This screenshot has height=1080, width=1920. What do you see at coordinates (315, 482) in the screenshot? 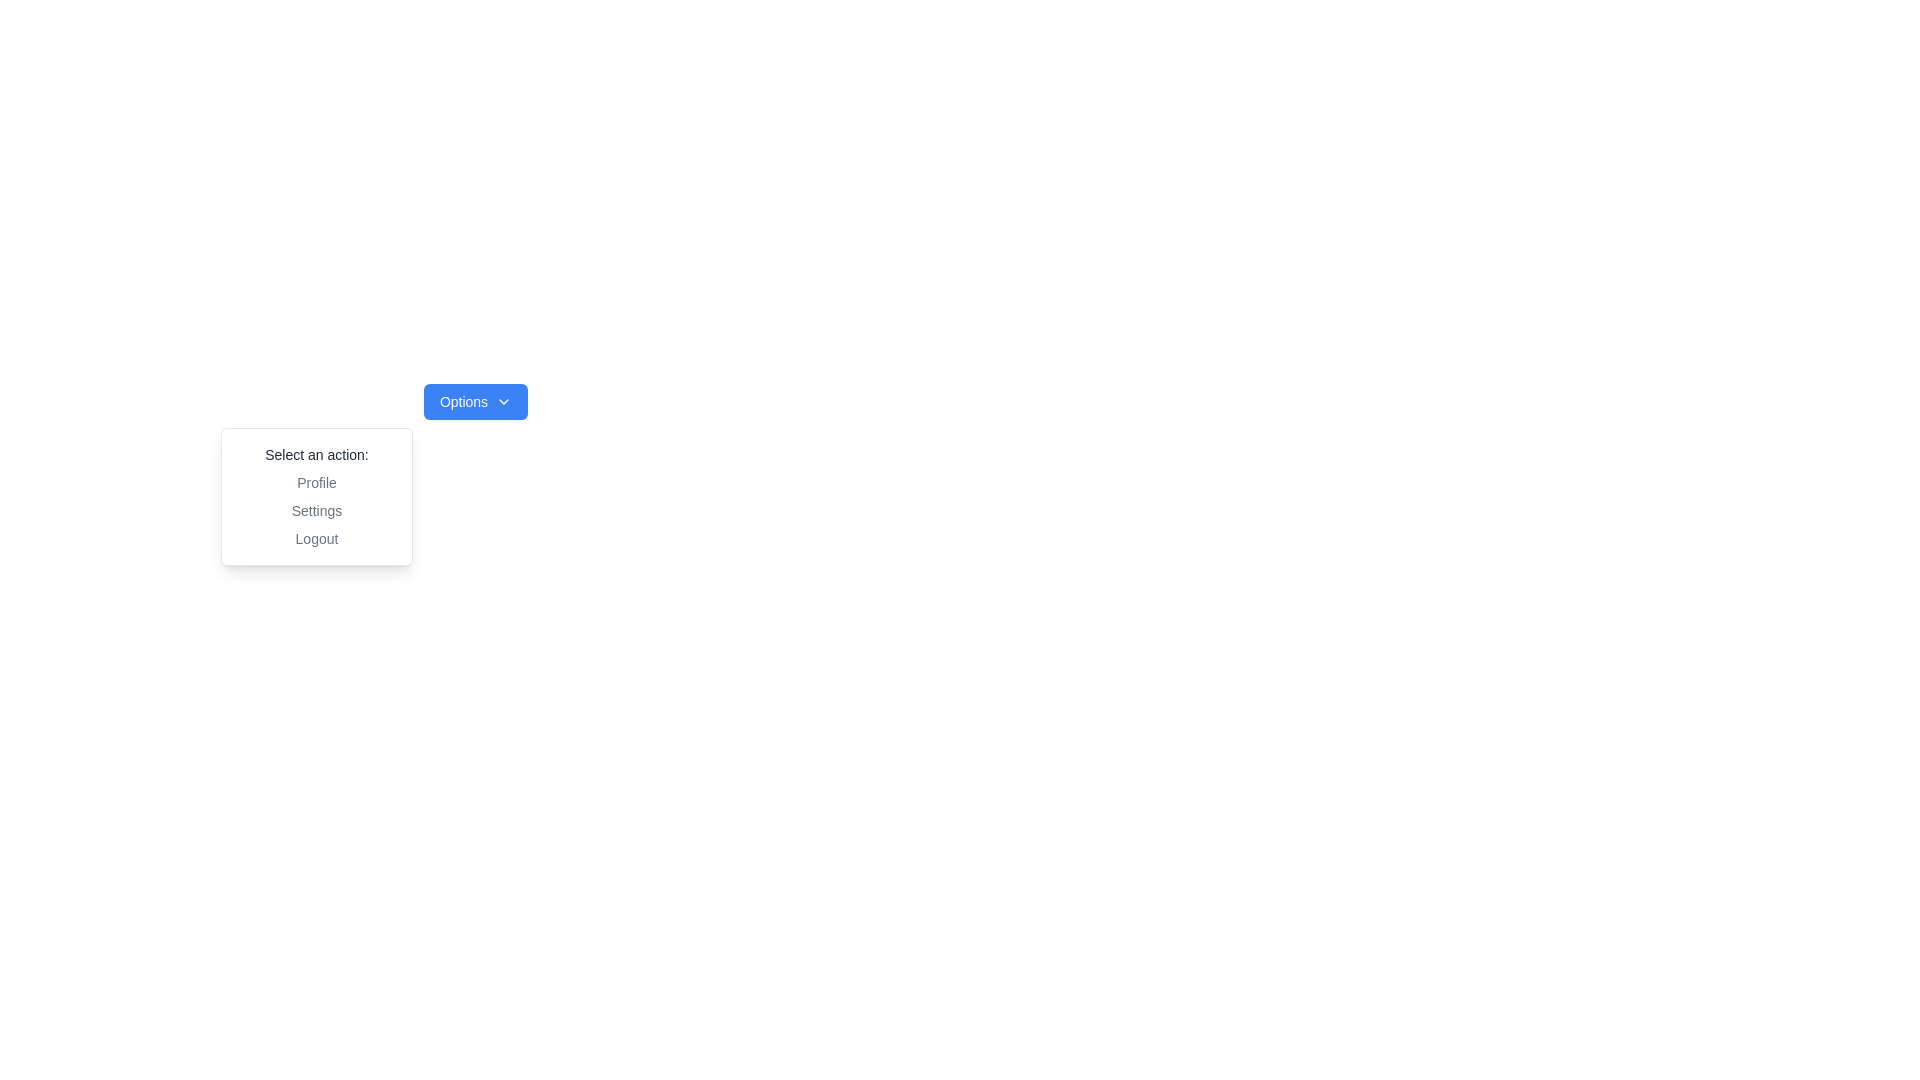
I see `the 'Profile' text label, which is the first item in a dropdown menu styled with a gray font` at bounding box center [315, 482].